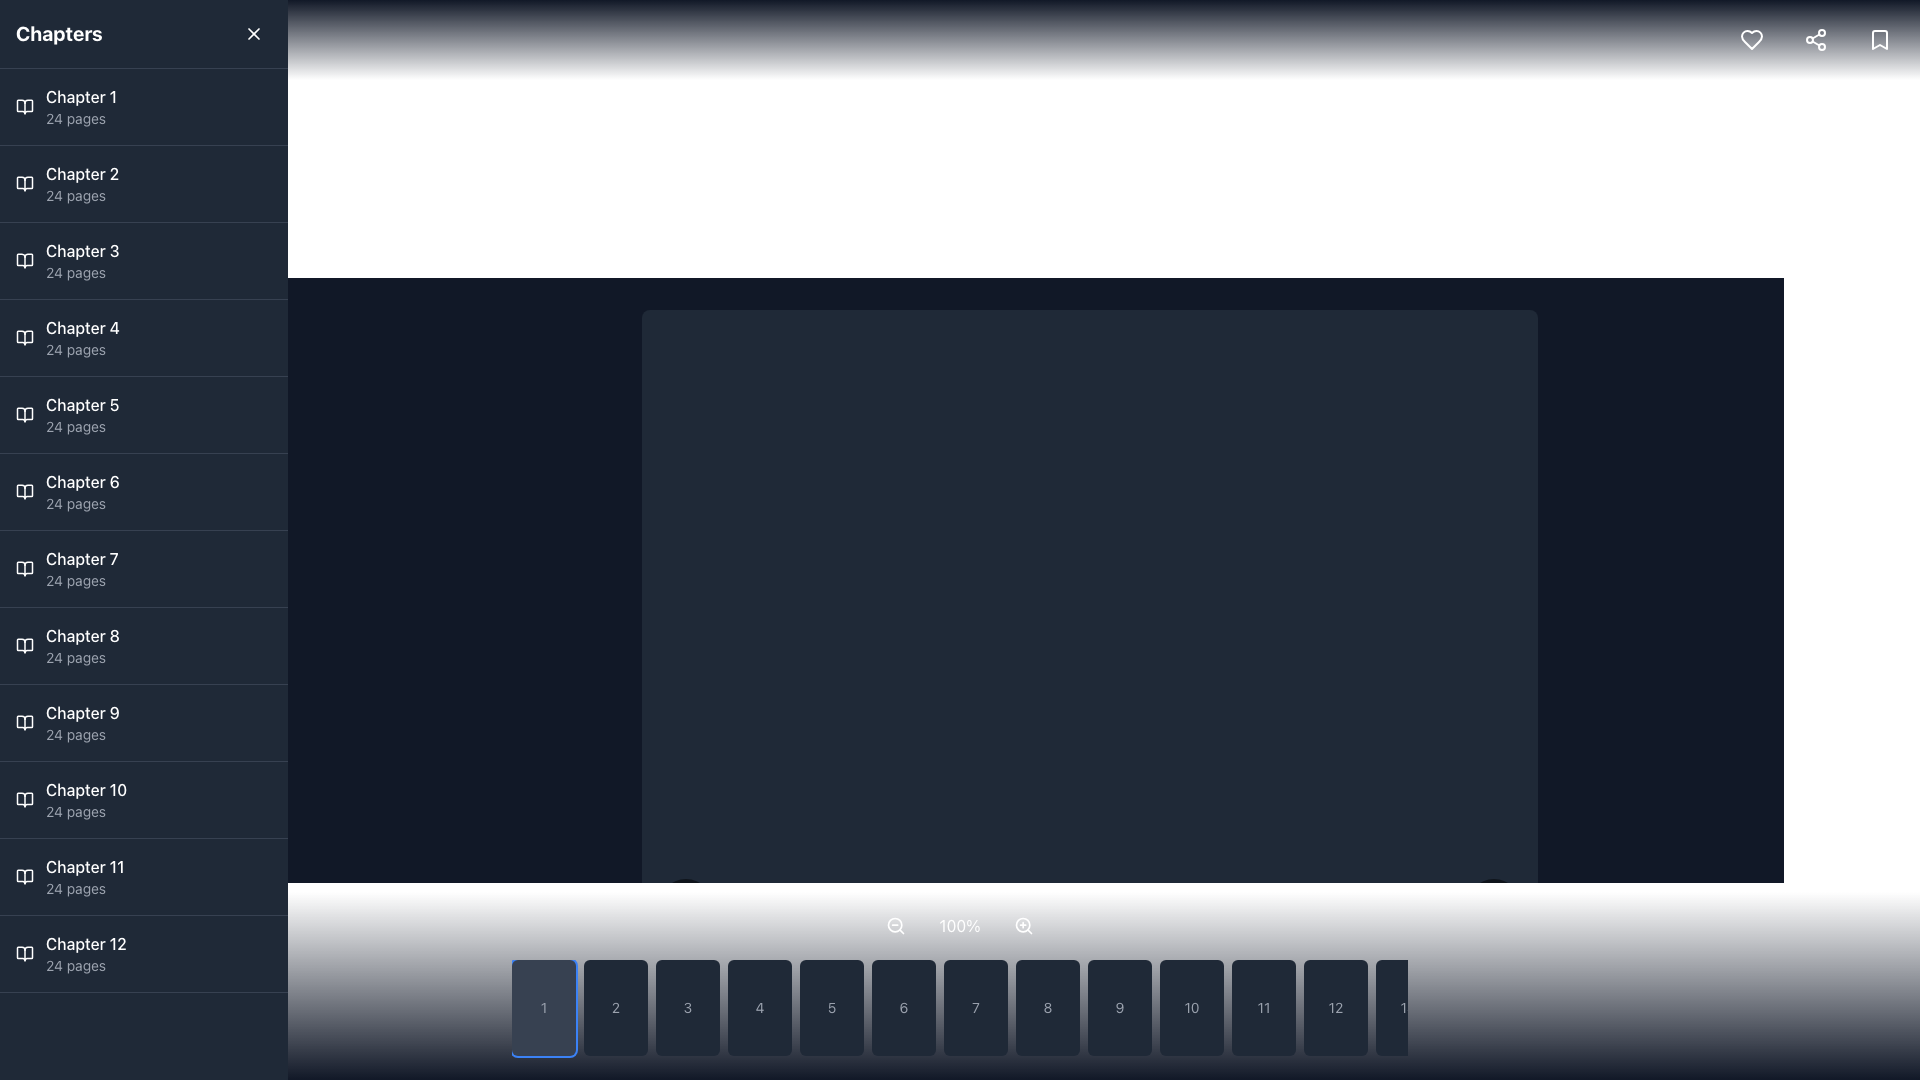  Describe the element at coordinates (1815, 39) in the screenshot. I see `the share icon button located in the top-right corner of the interface` at that location.